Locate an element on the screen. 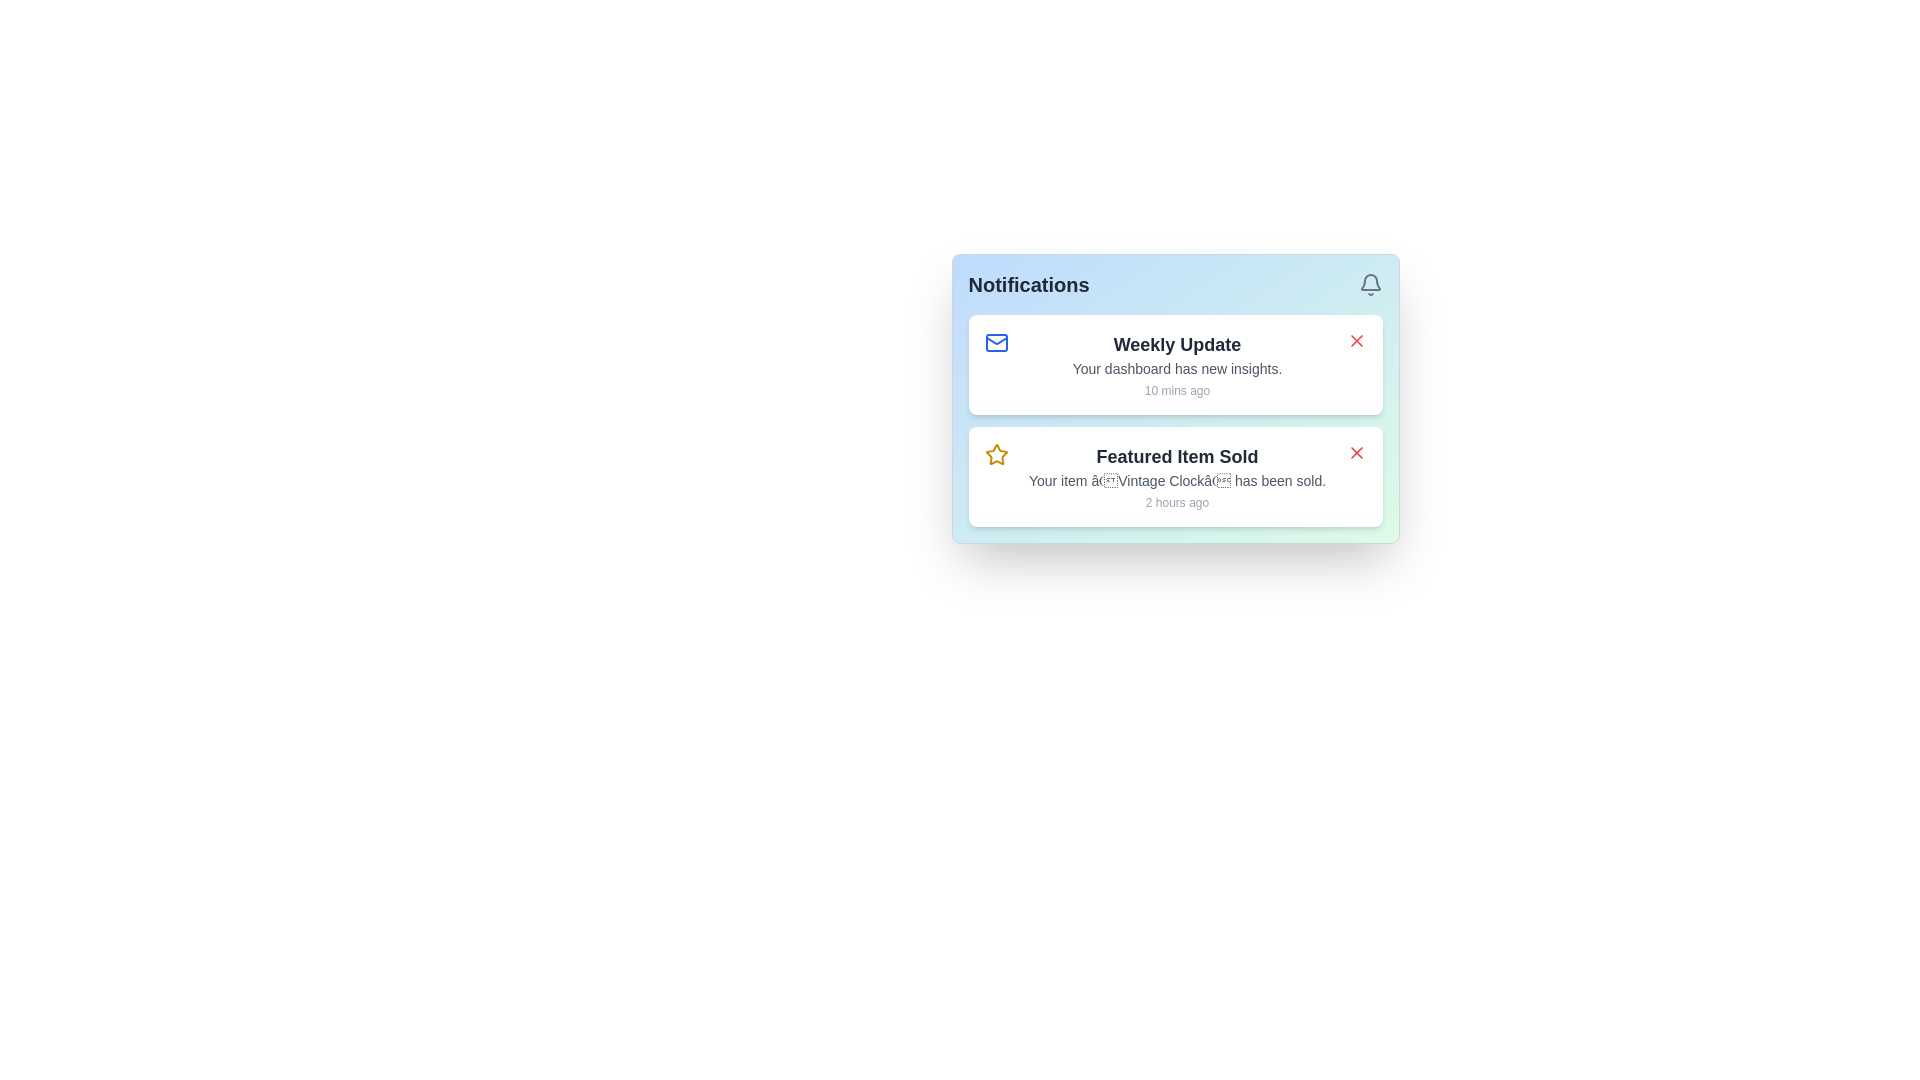  the accessible text or links within the second notification card titled 'Featured Item Sold', which has a white background and rounded corners, located below the first notification card 'Weekly Update' is located at coordinates (1175, 460).